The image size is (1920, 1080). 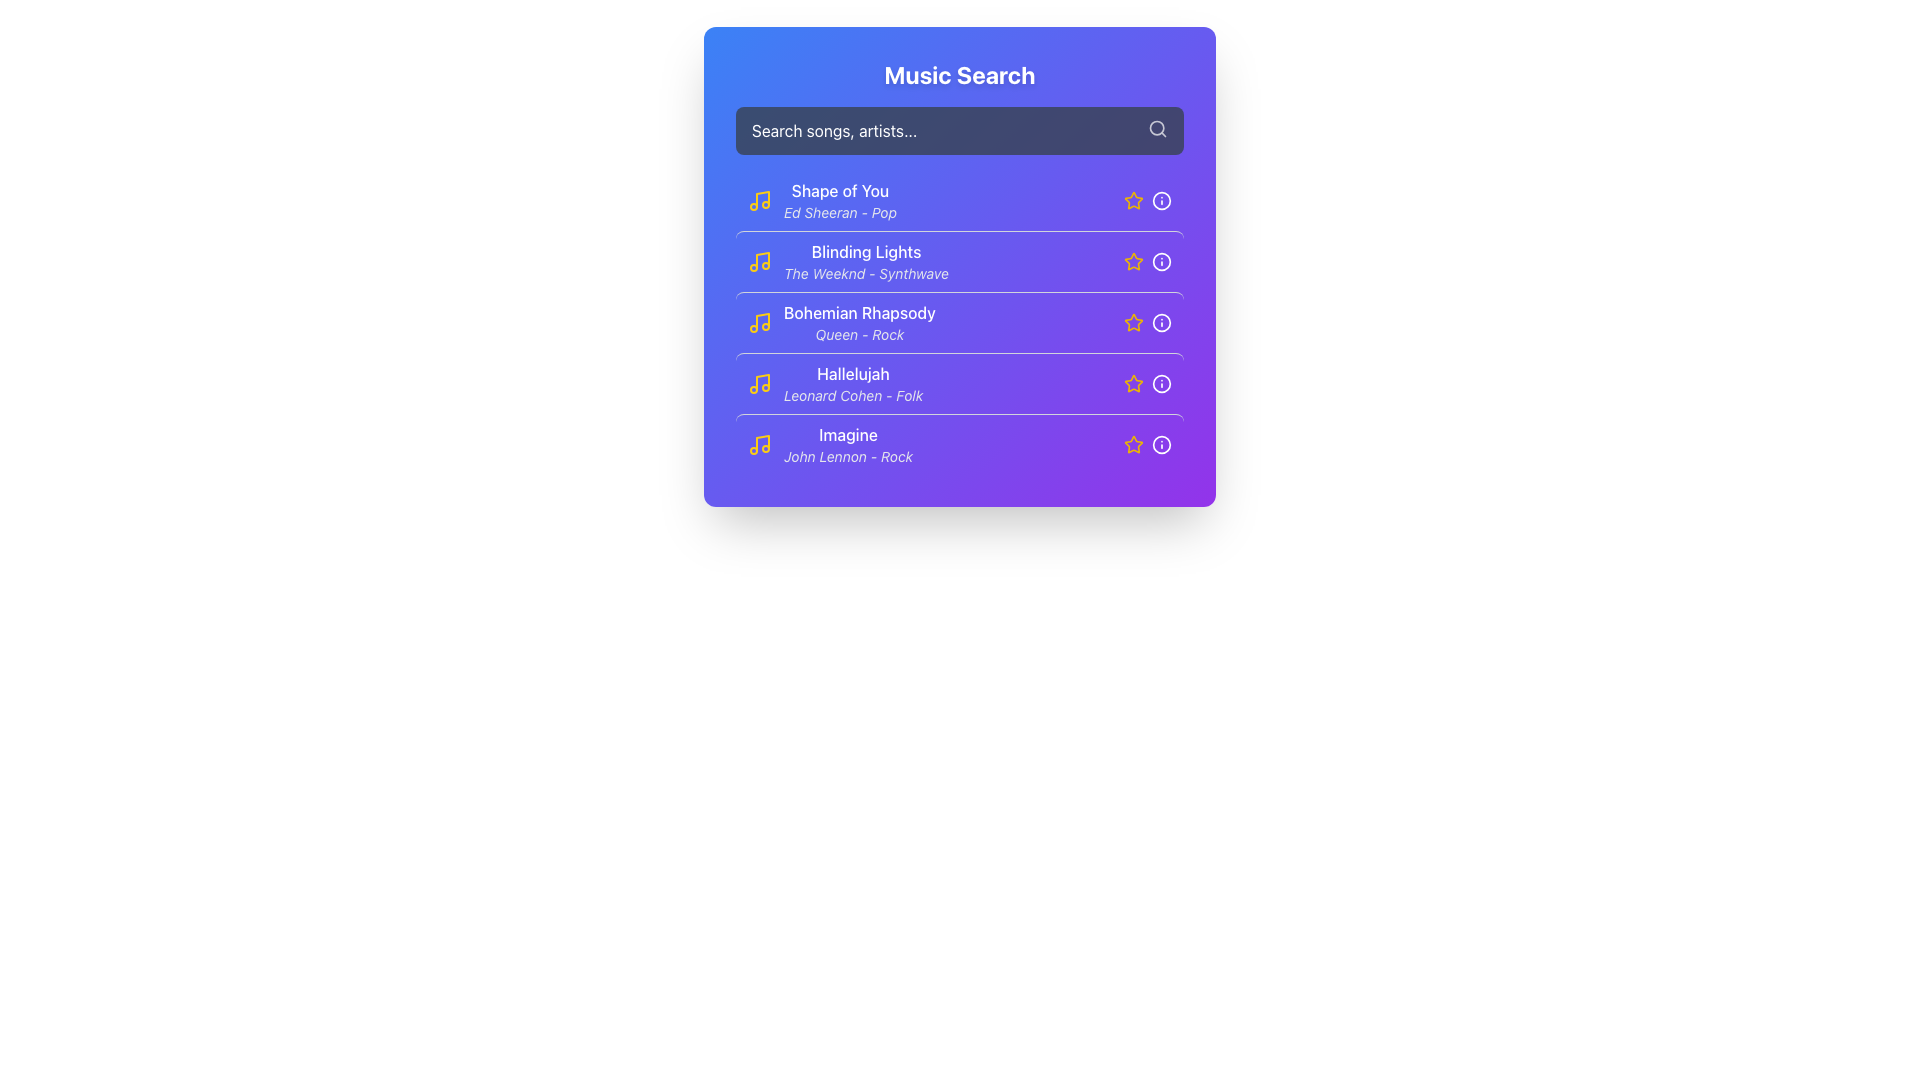 What do you see at coordinates (1147, 261) in the screenshot?
I see `the yellow outlined star icon located to the right of the song title 'Blinding Lights by The Weeknd'` at bounding box center [1147, 261].